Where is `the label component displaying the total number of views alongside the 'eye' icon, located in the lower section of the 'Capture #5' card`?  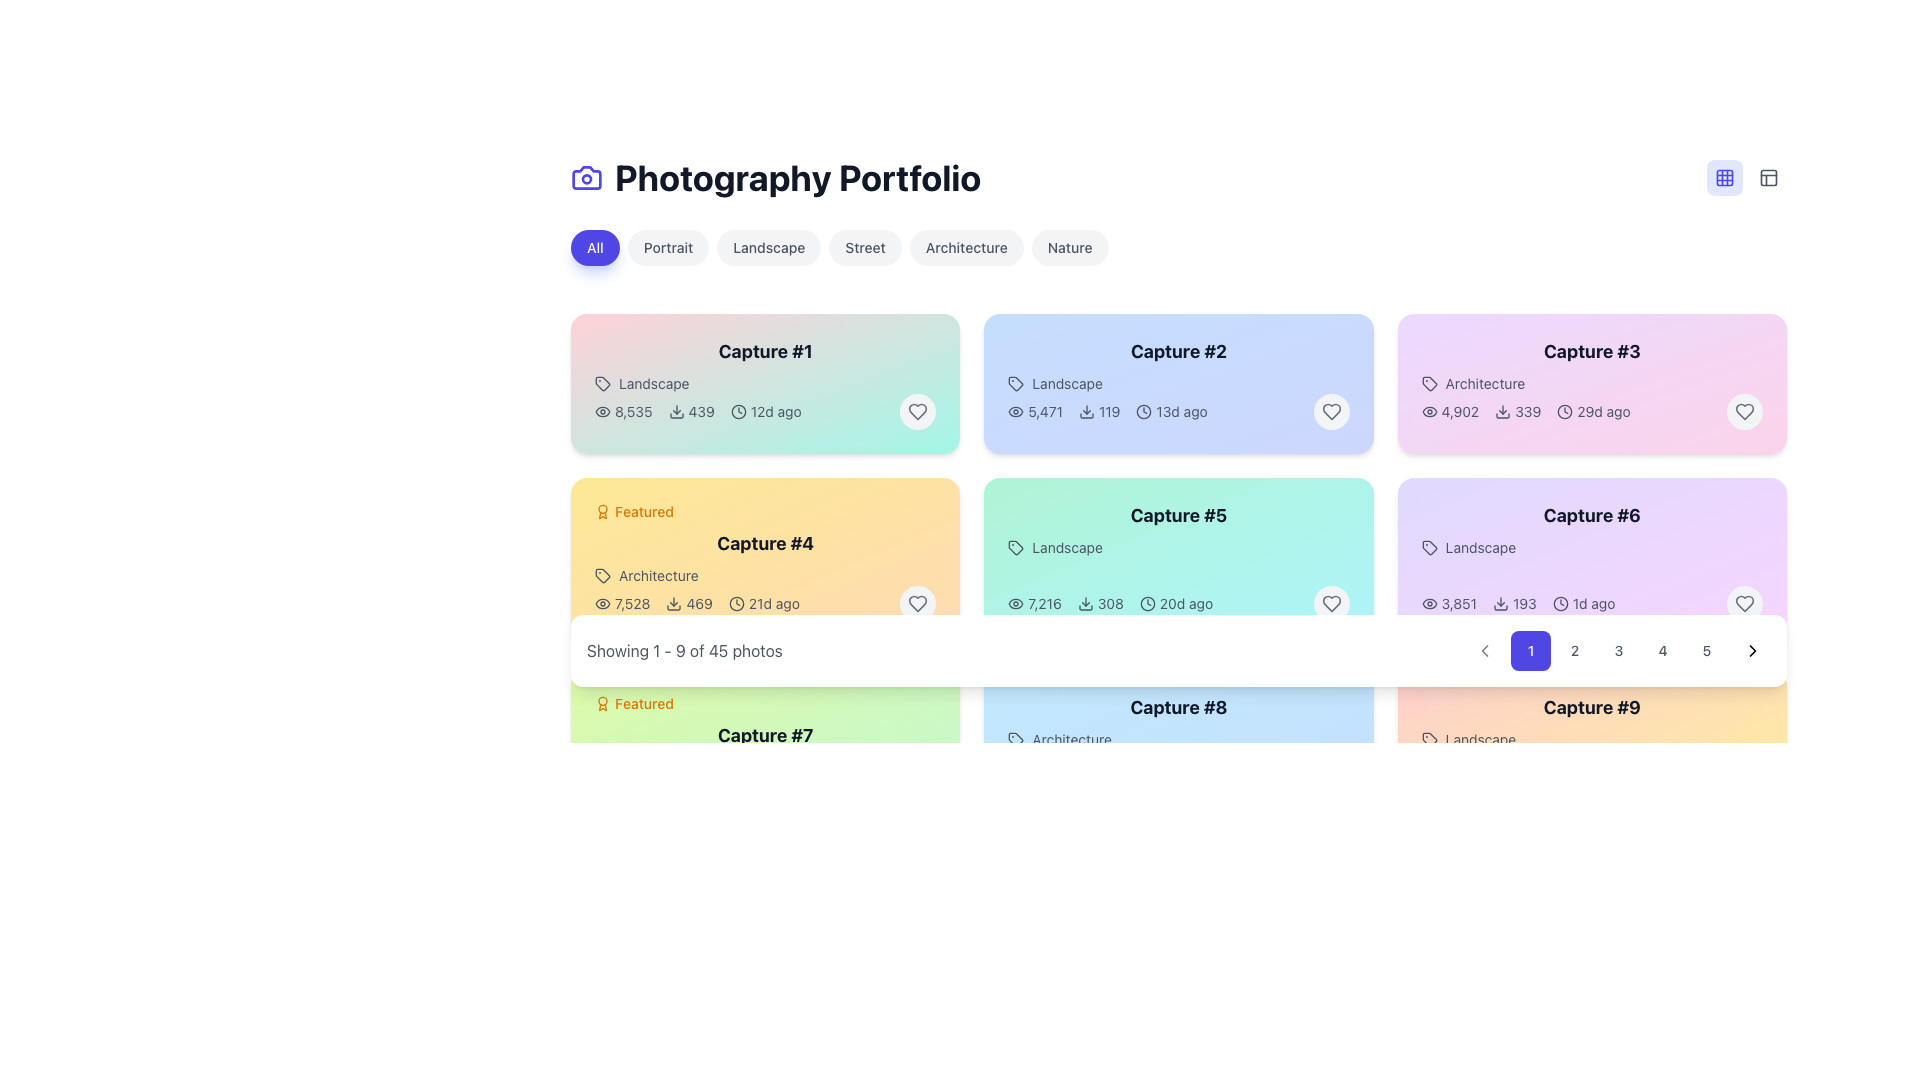 the label component displaying the total number of views alongside the 'eye' icon, located in the lower section of the 'Capture #5' card is located at coordinates (1035, 603).